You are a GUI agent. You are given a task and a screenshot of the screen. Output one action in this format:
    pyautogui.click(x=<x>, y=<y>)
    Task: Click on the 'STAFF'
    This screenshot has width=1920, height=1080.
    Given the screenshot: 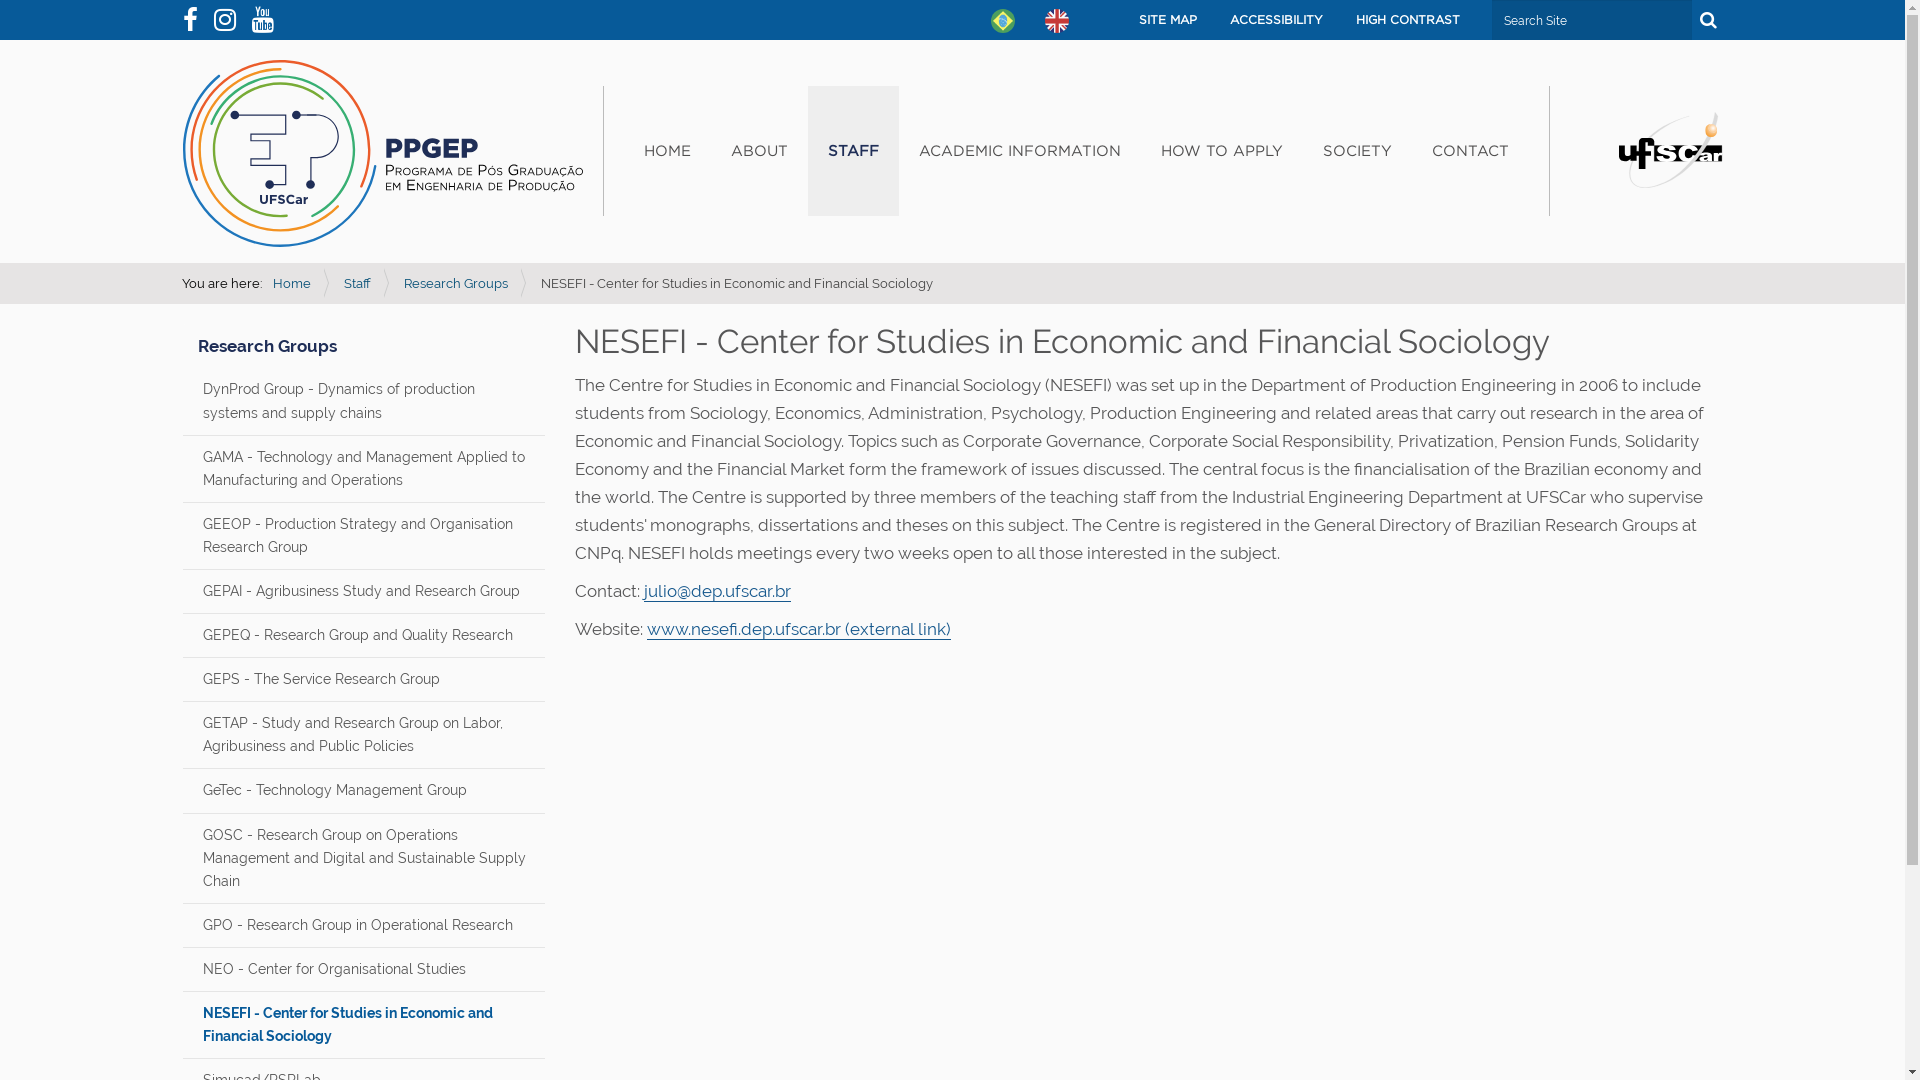 What is the action you would take?
    pyautogui.click(x=853, y=149)
    